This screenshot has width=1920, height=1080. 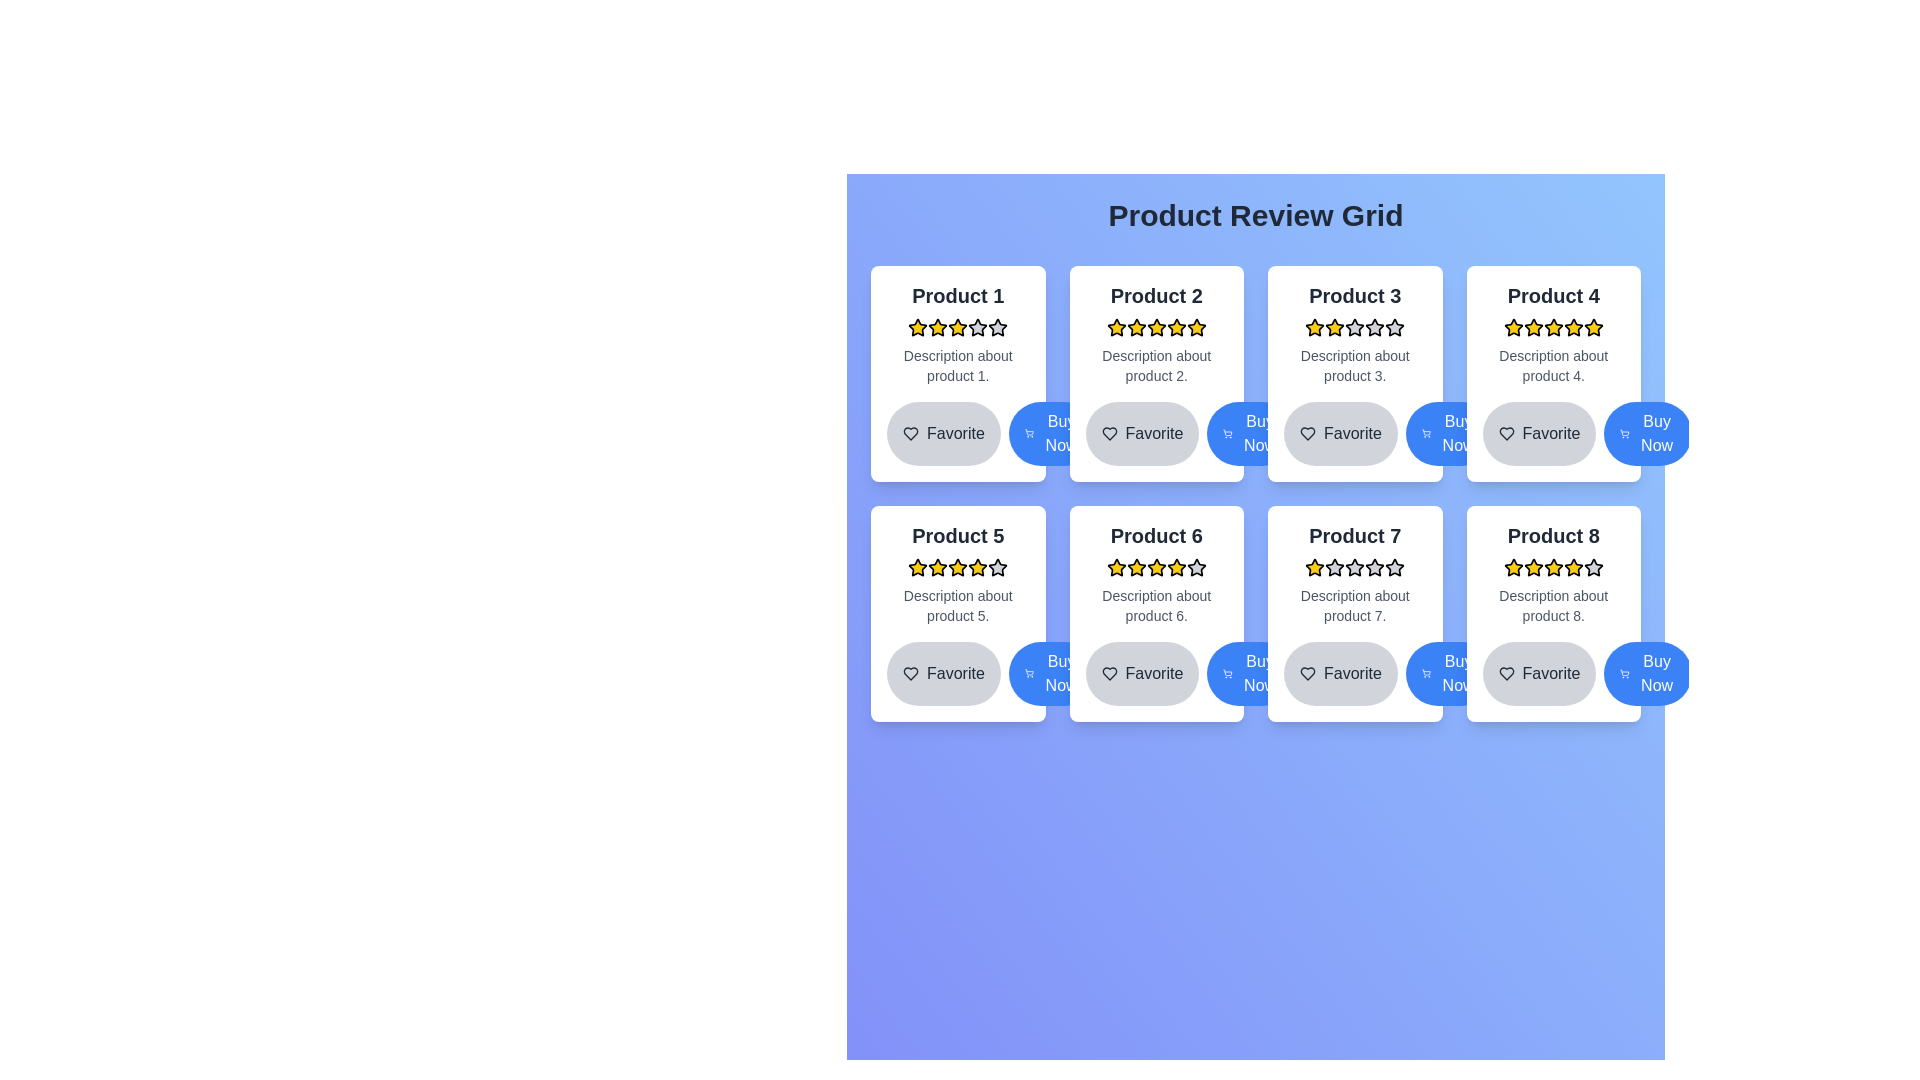 I want to click on text block containing 'Description about product 2.' which is styled in a smaller gray-colored font and located in the second card of the first row in a grid layout, so click(x=1156, y=366).